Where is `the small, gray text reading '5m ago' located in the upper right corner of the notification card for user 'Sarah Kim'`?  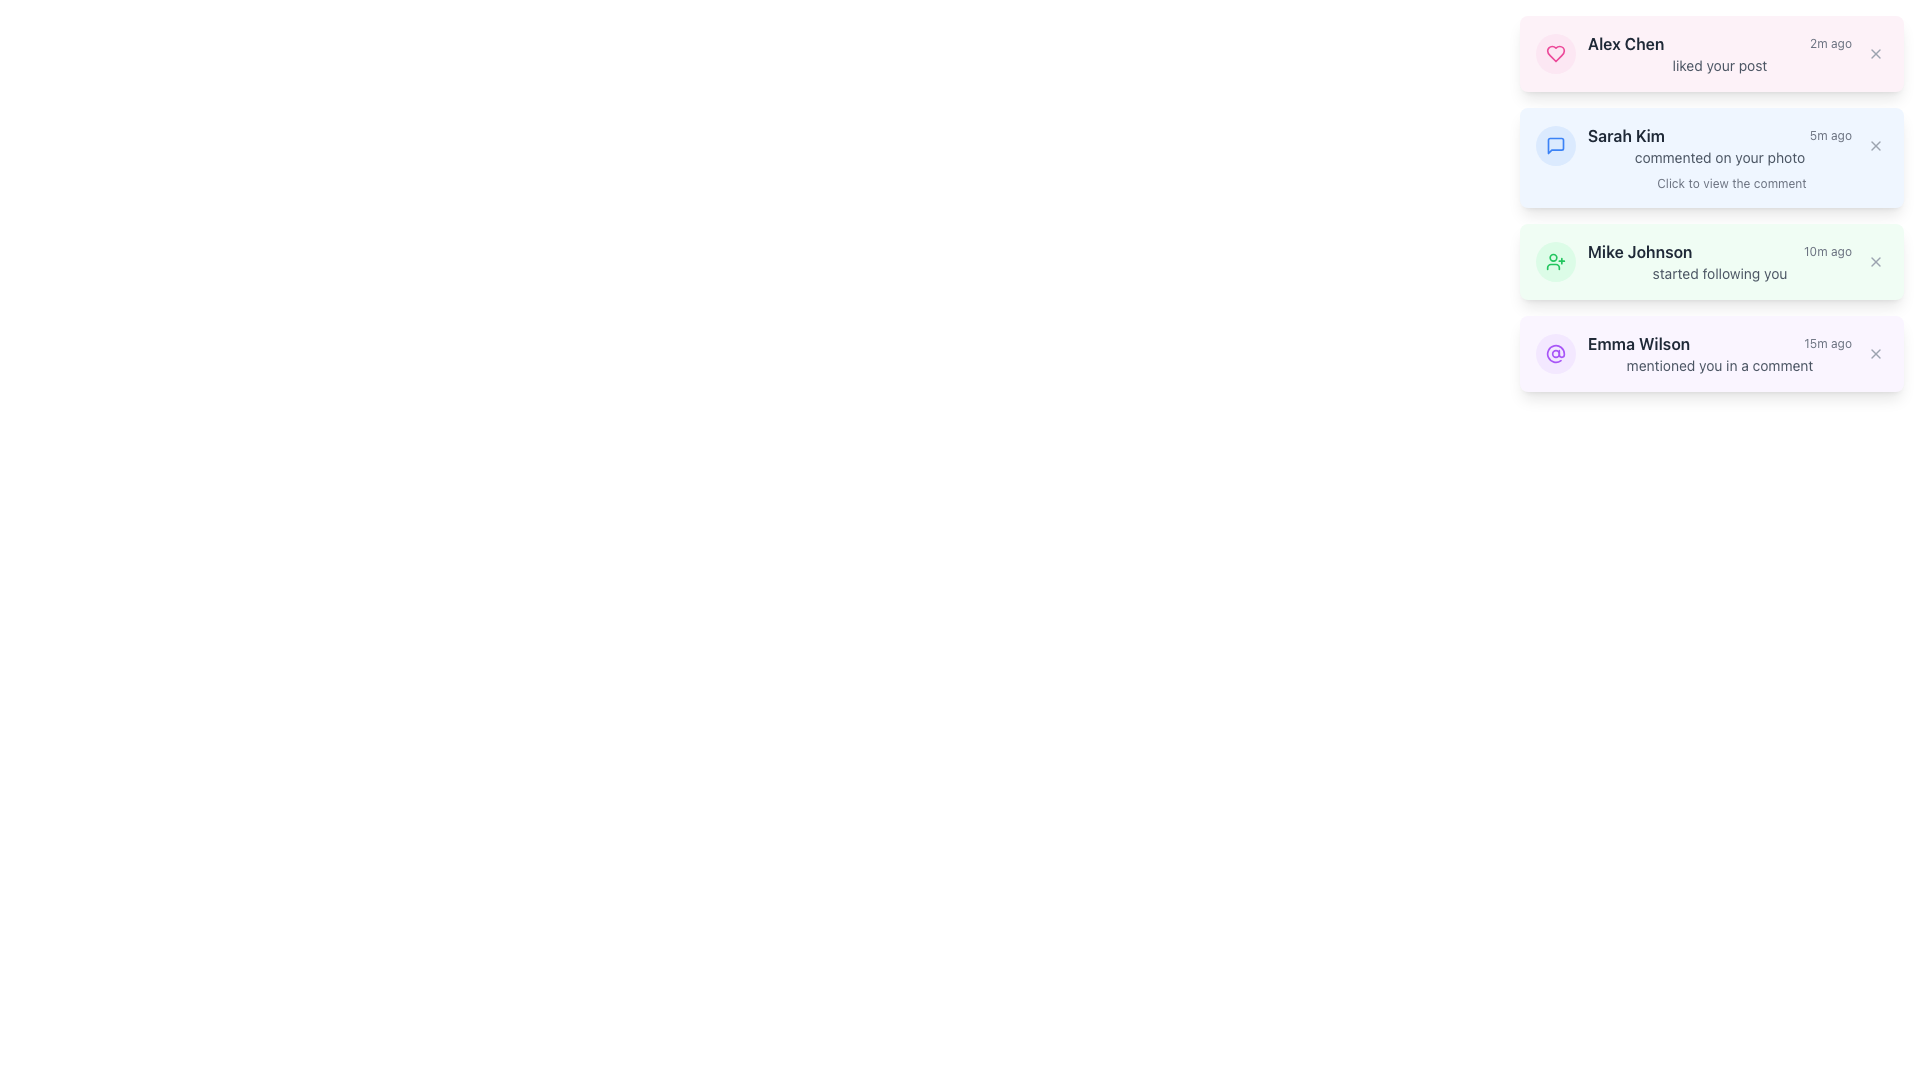
the small, gray text reading '5m ago' located in the upper right corner of the notification card for user 'Sarah Kim' is located at coordinates (1830, 135).